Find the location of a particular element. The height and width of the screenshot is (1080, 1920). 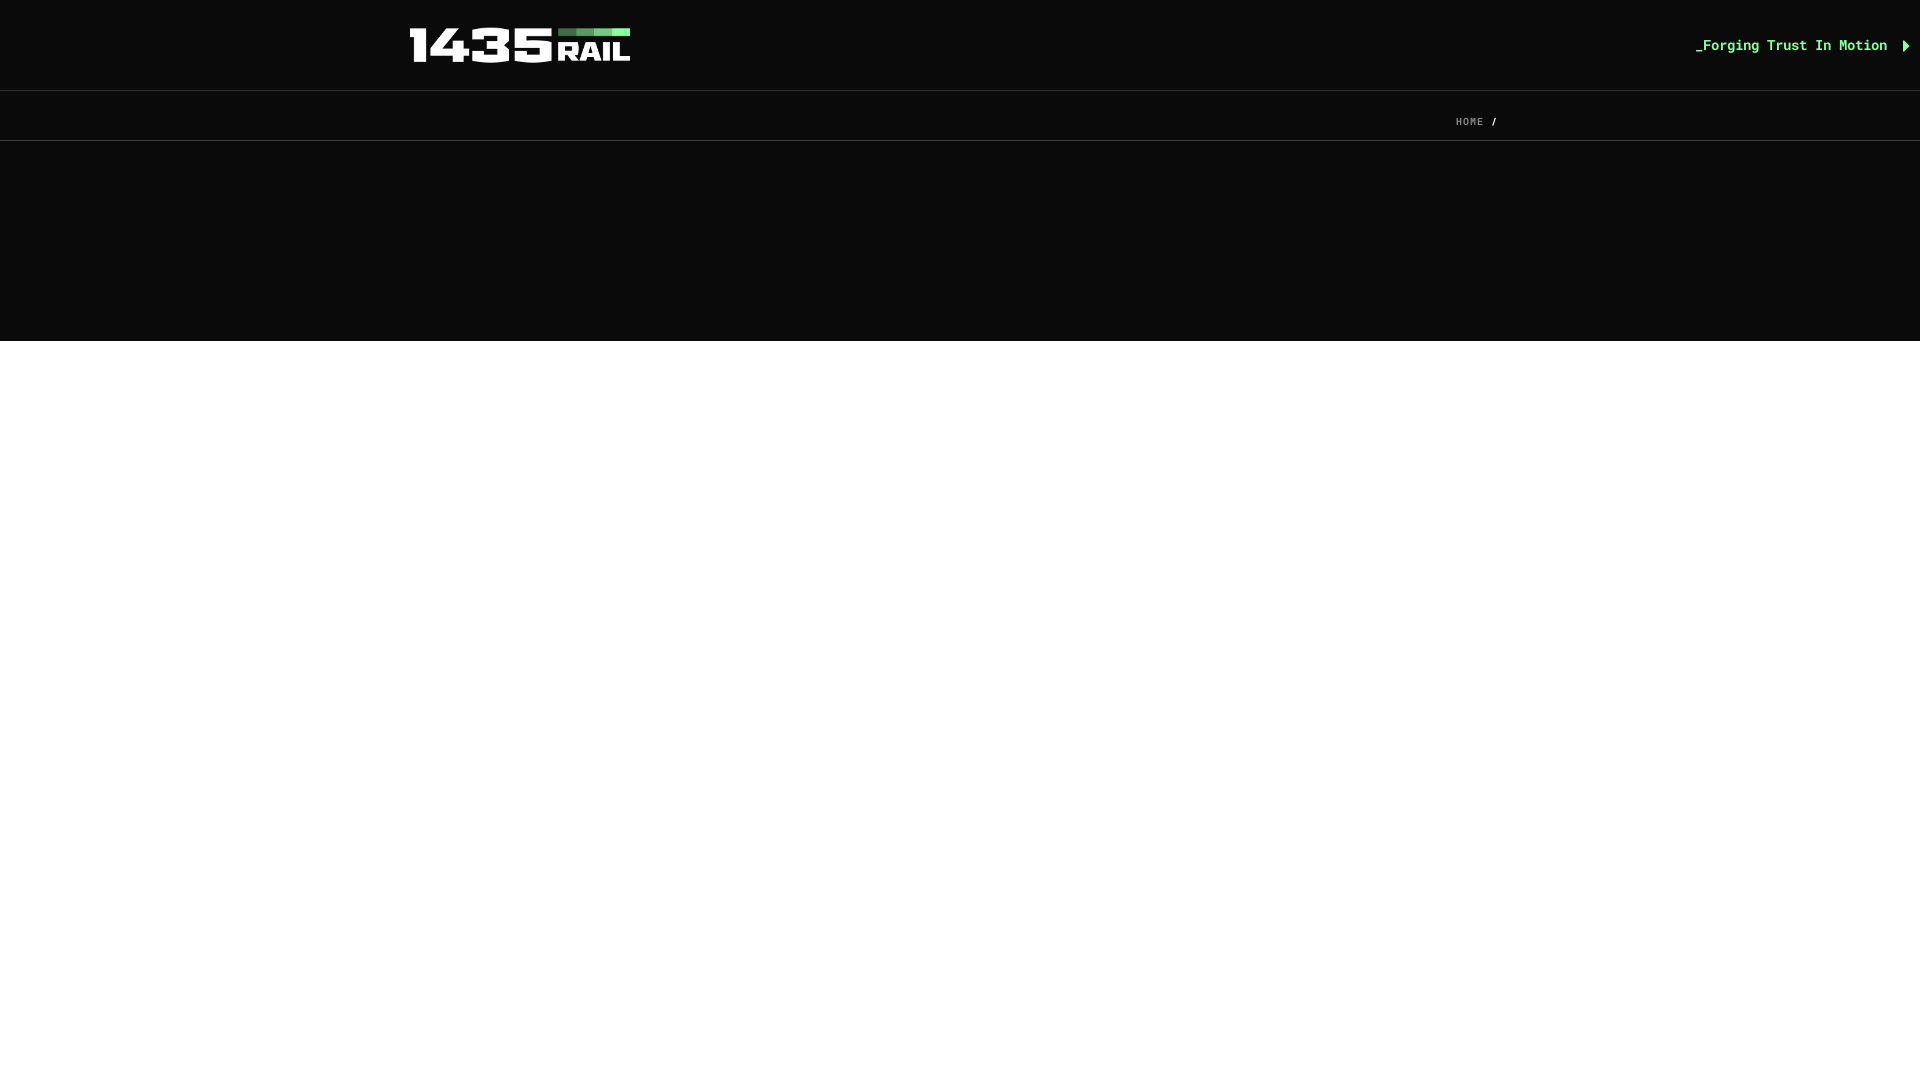

'HOME' is located at coordinates (1469, 121).